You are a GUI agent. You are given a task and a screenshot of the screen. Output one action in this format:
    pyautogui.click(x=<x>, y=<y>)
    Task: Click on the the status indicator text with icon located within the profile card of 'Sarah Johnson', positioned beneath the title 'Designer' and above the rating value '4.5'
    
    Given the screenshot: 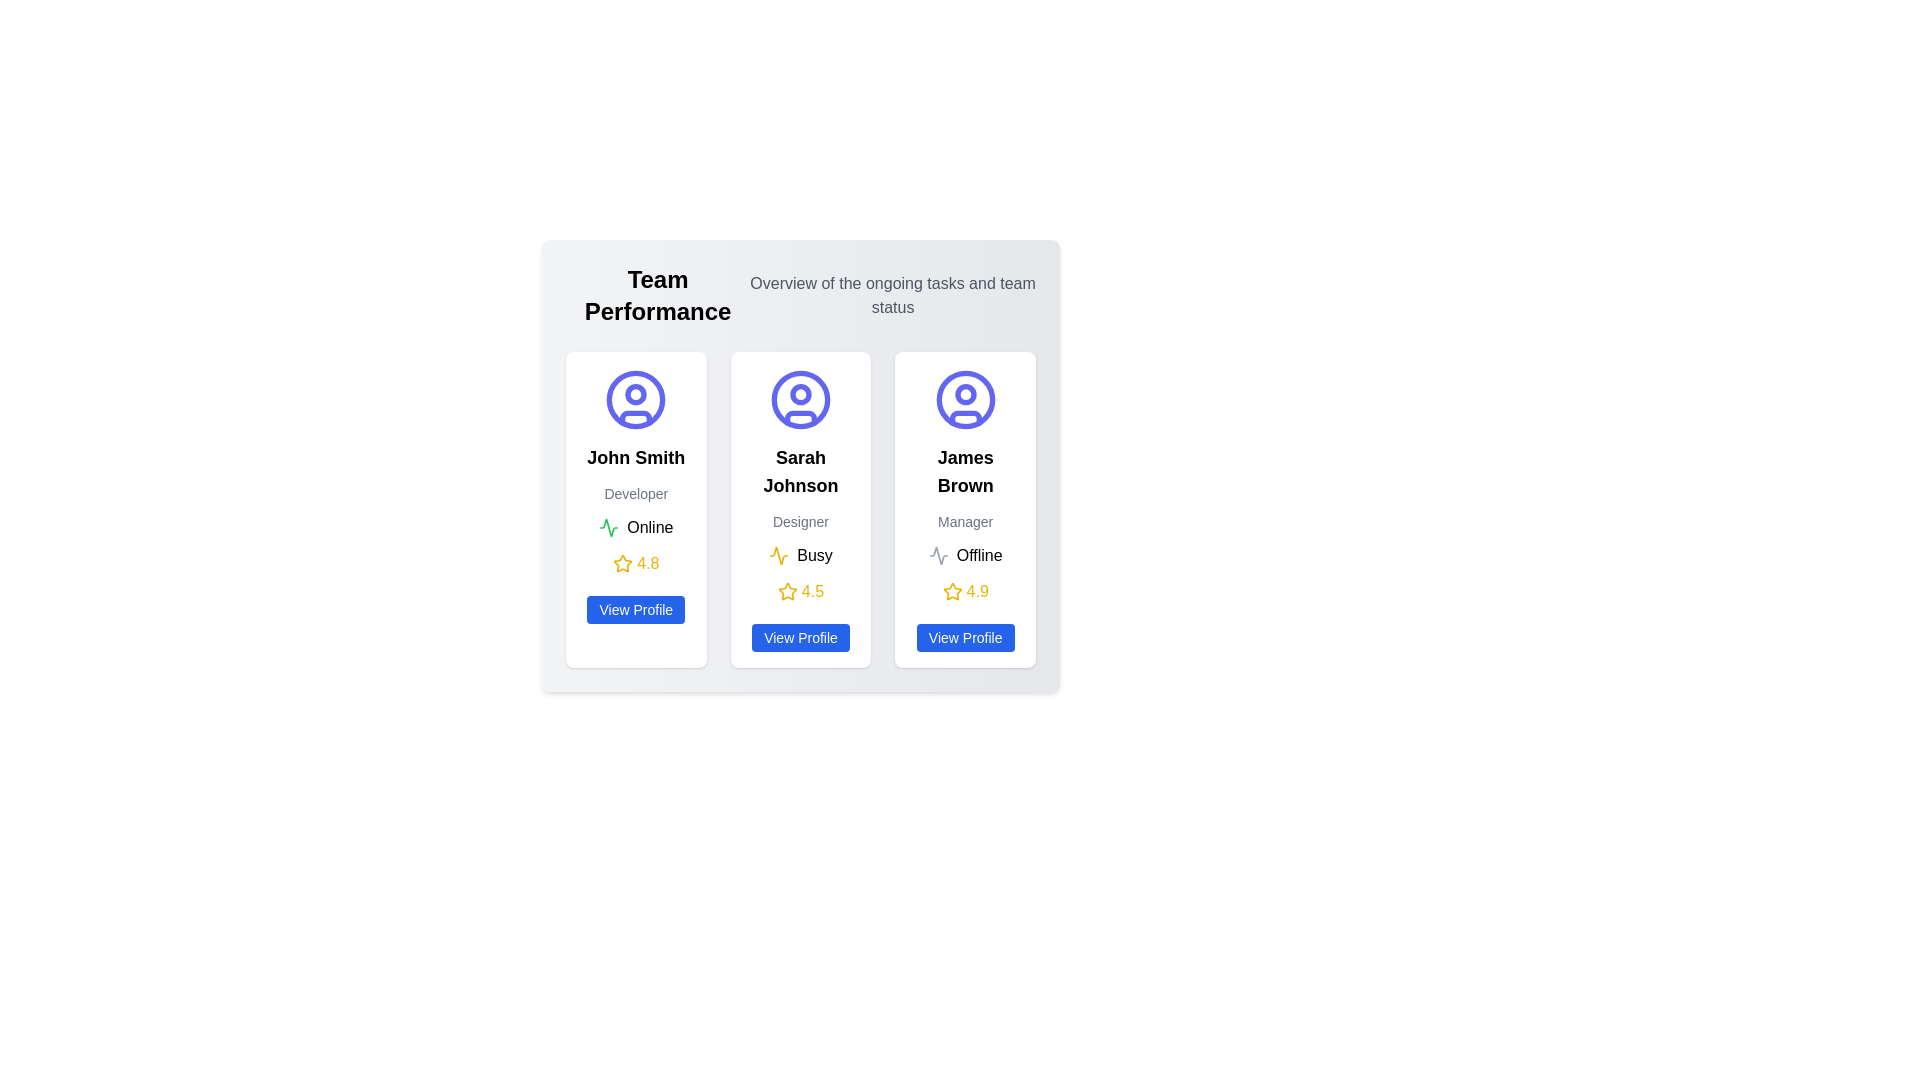 What is the action you would take?
    pyautogui.click(x=801, y=555)
    